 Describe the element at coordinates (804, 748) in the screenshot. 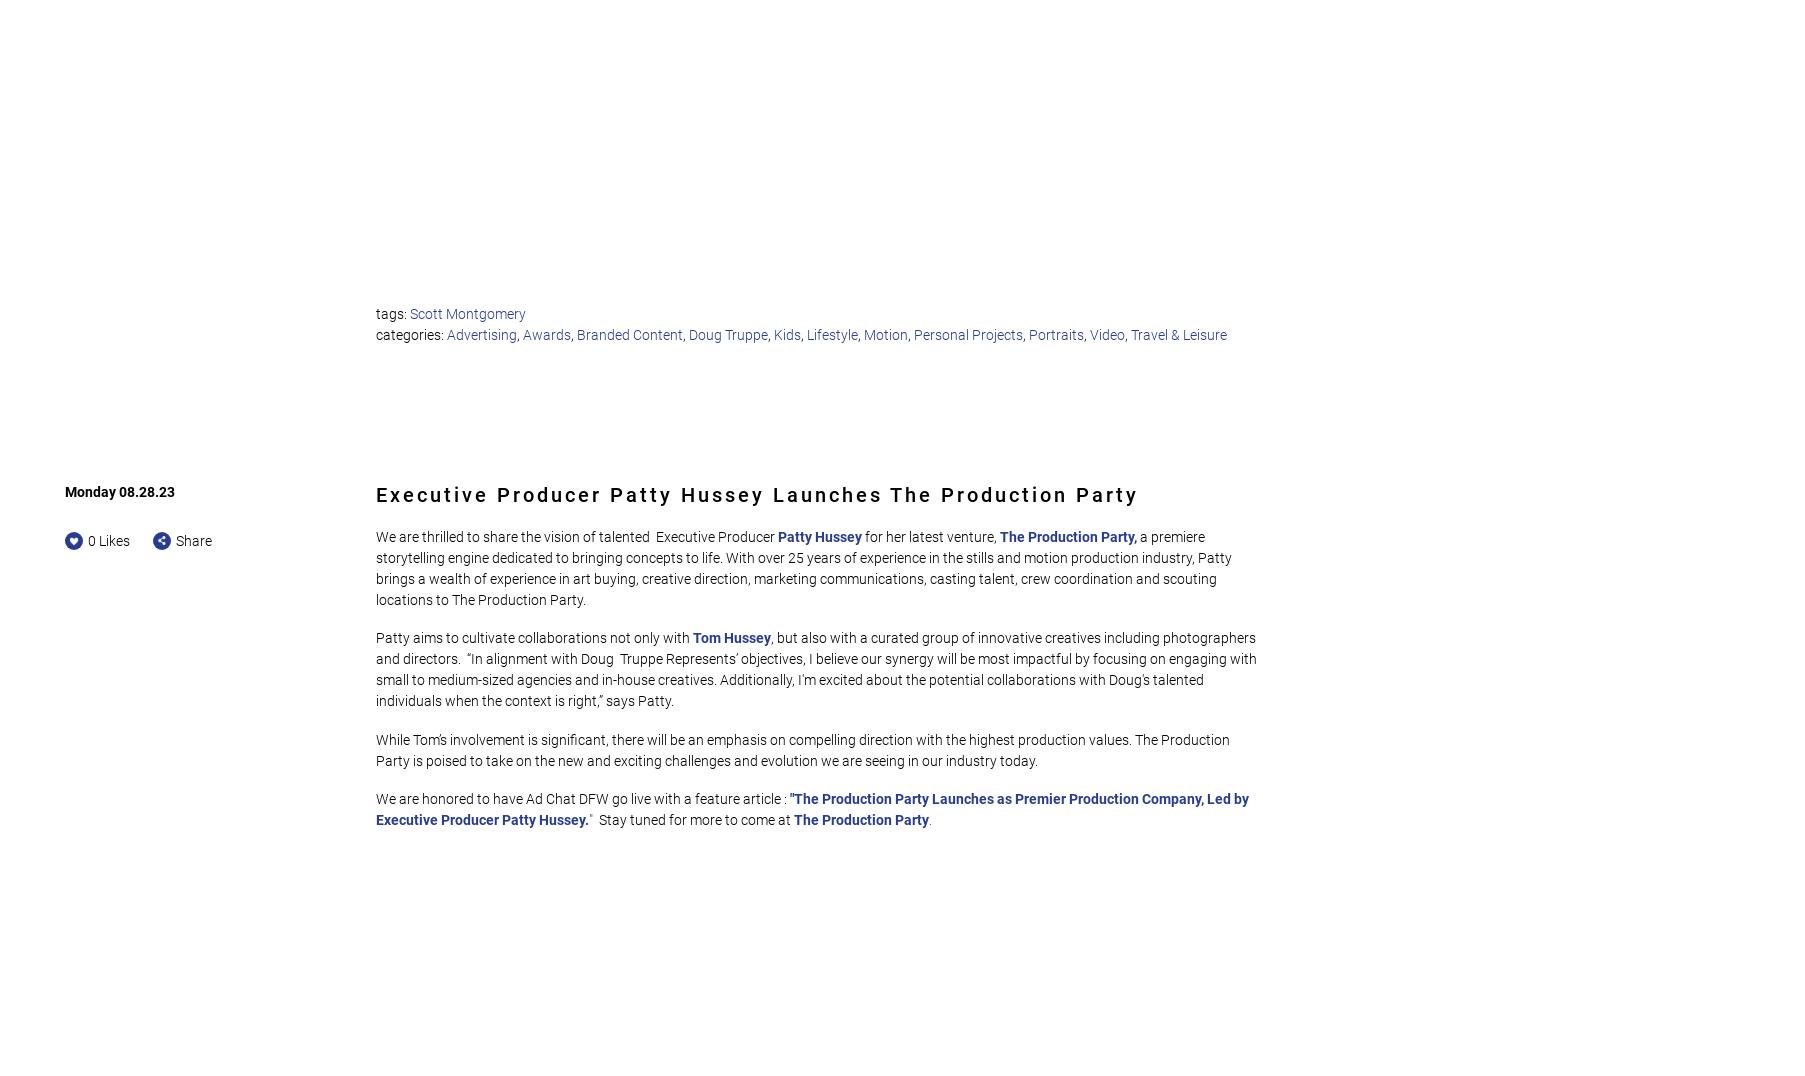

I see `'While Tom’s involvement is significant, there will be an emphasis on compelling direction with the highest production values. The Production Party is poised to take on the new and exciting challenges and evolution we are seeing in our industry today.'` at that location.